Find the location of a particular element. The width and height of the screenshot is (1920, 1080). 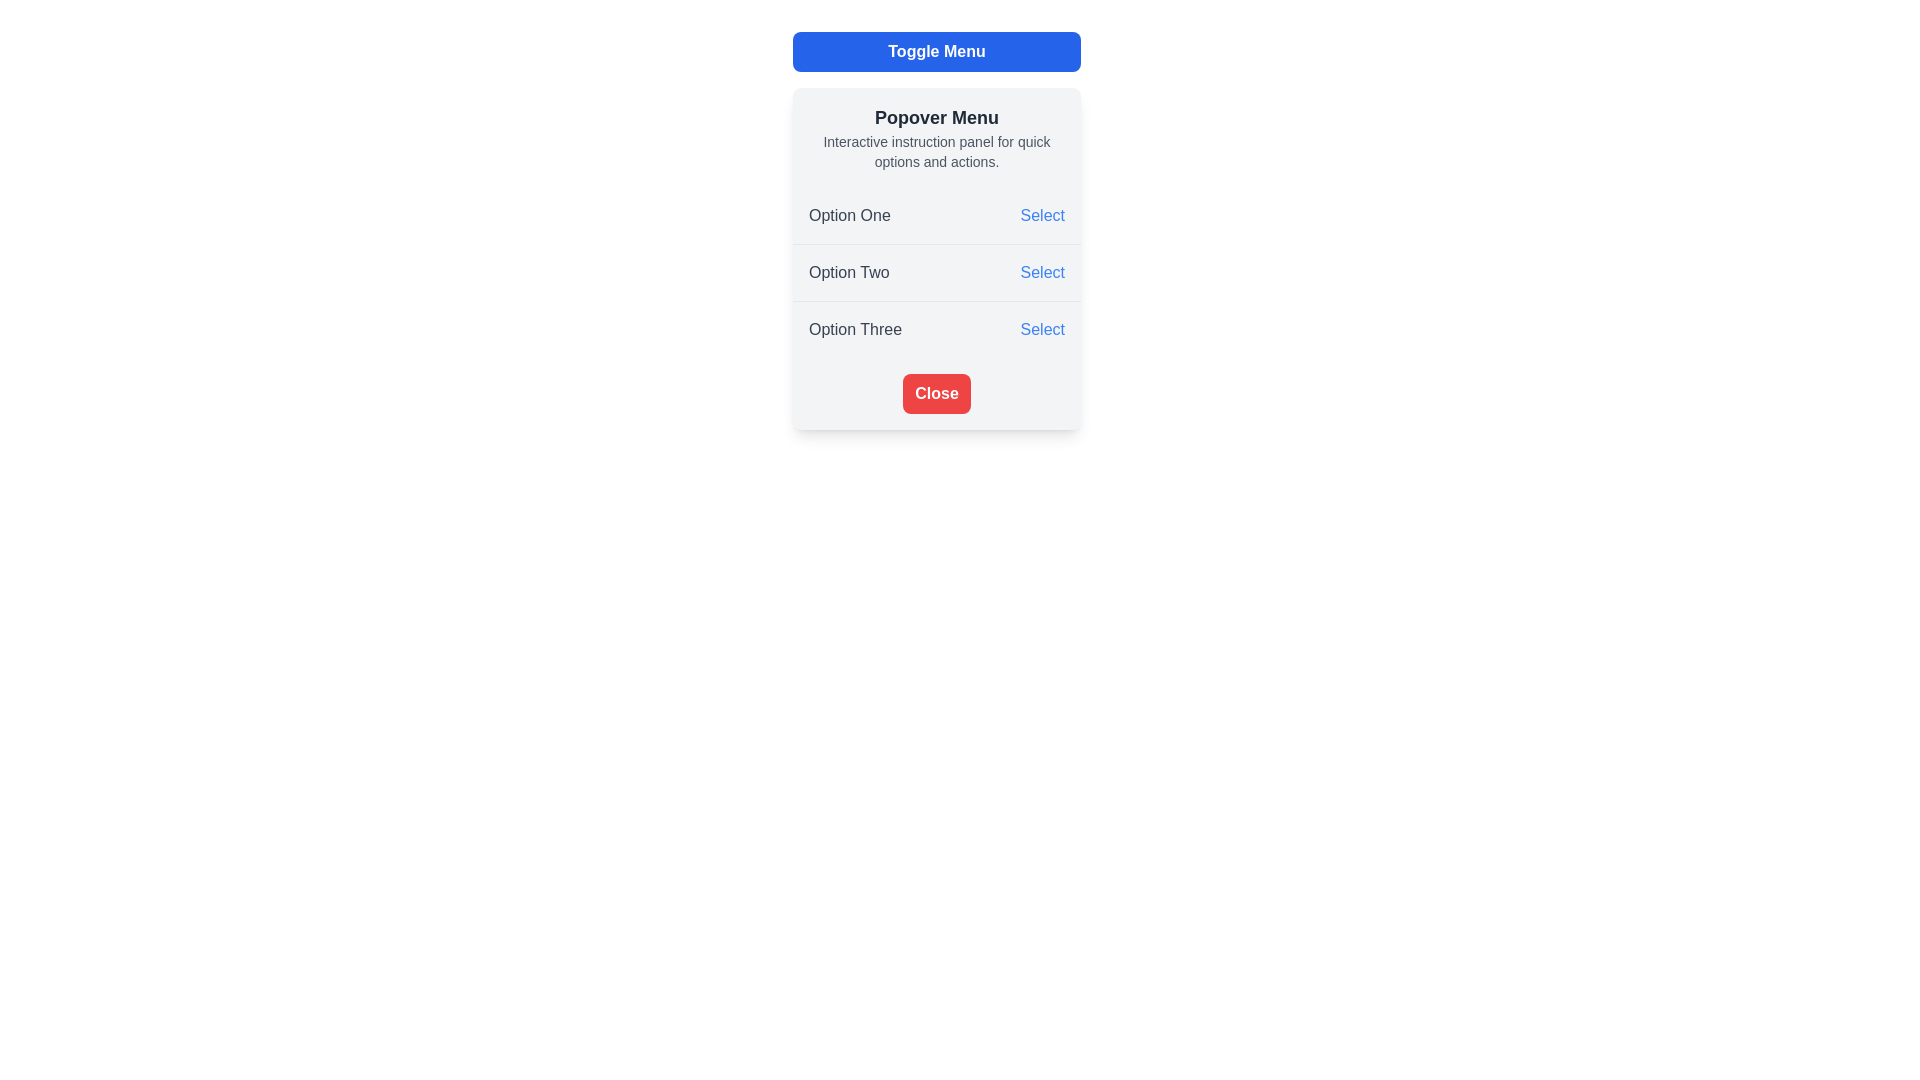

the button located at the bottom of the popover menu is located at coordinates (935, 393).